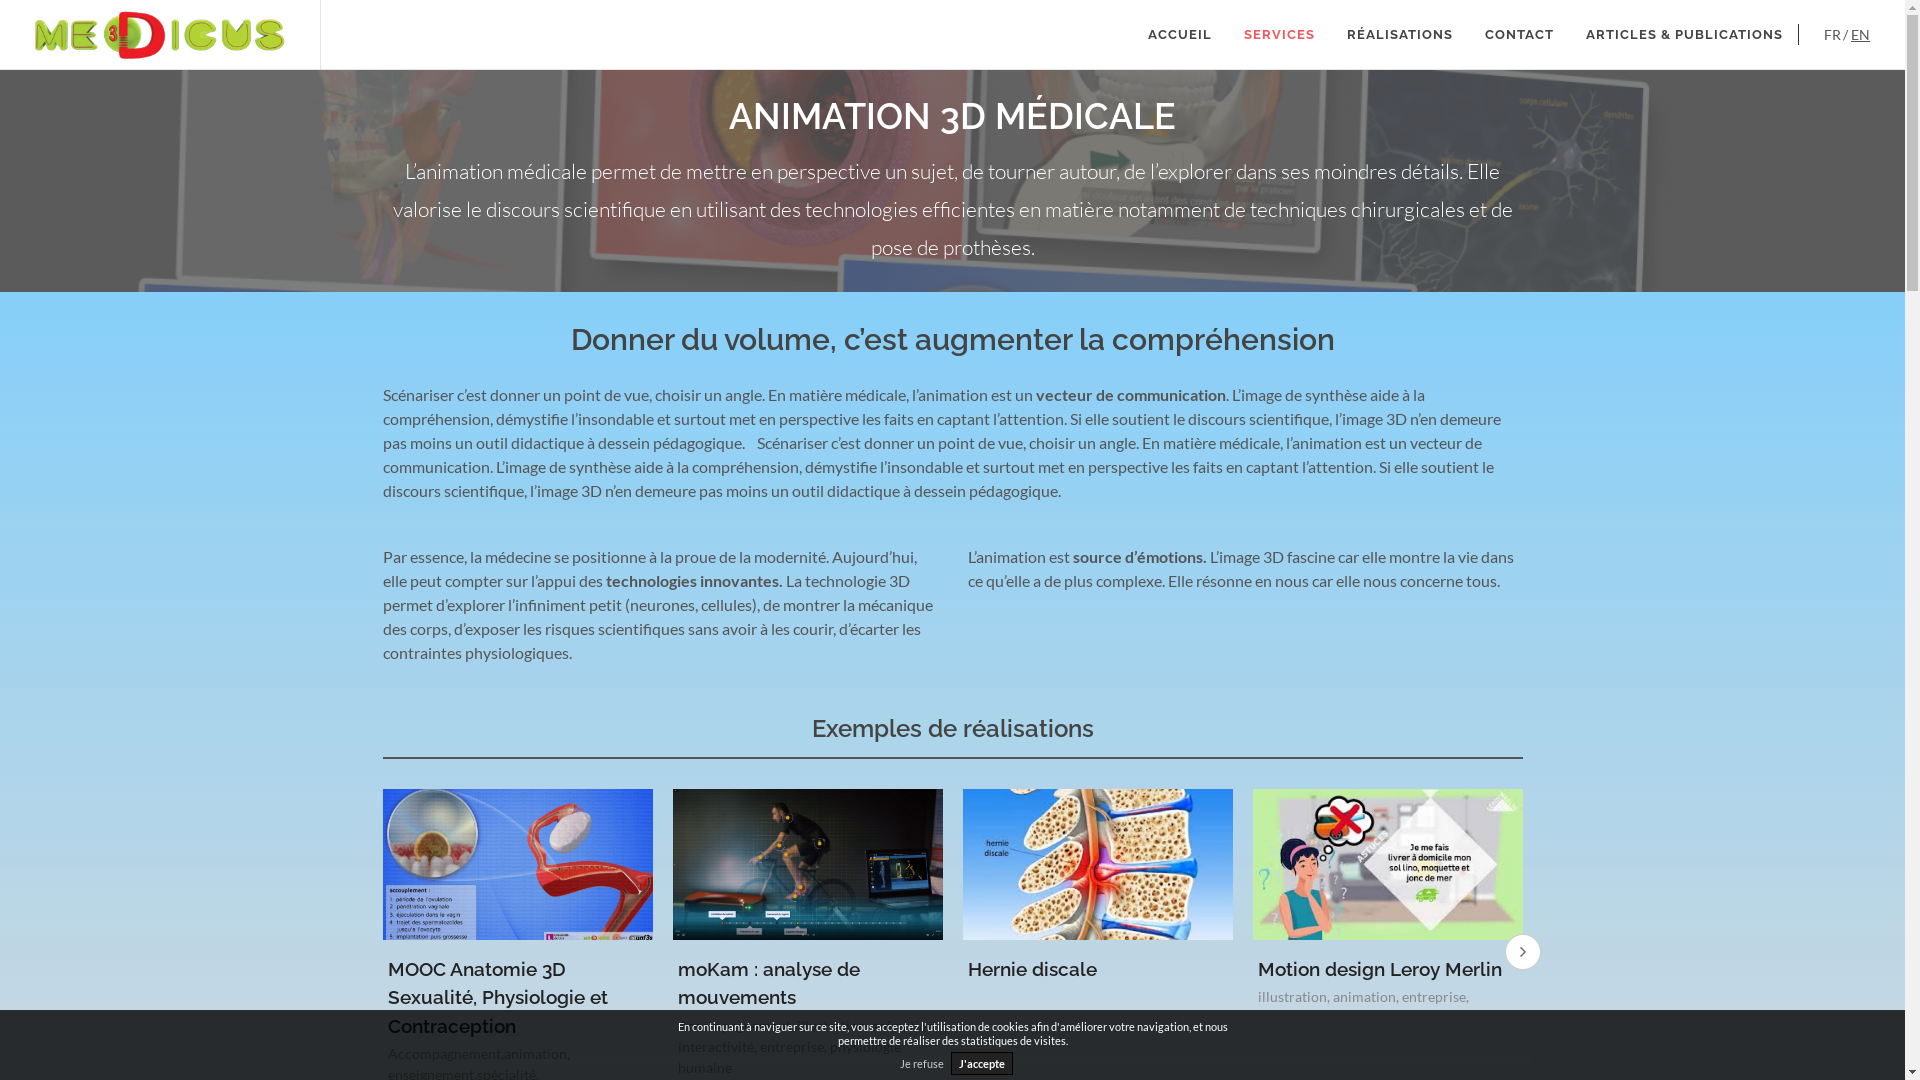 The width and height of the screenshot is (1920, 1080). What do you see at coordinates (795, 1025) in the screenshot?
I see `'illustration'` at bounding box center [795, 1025].